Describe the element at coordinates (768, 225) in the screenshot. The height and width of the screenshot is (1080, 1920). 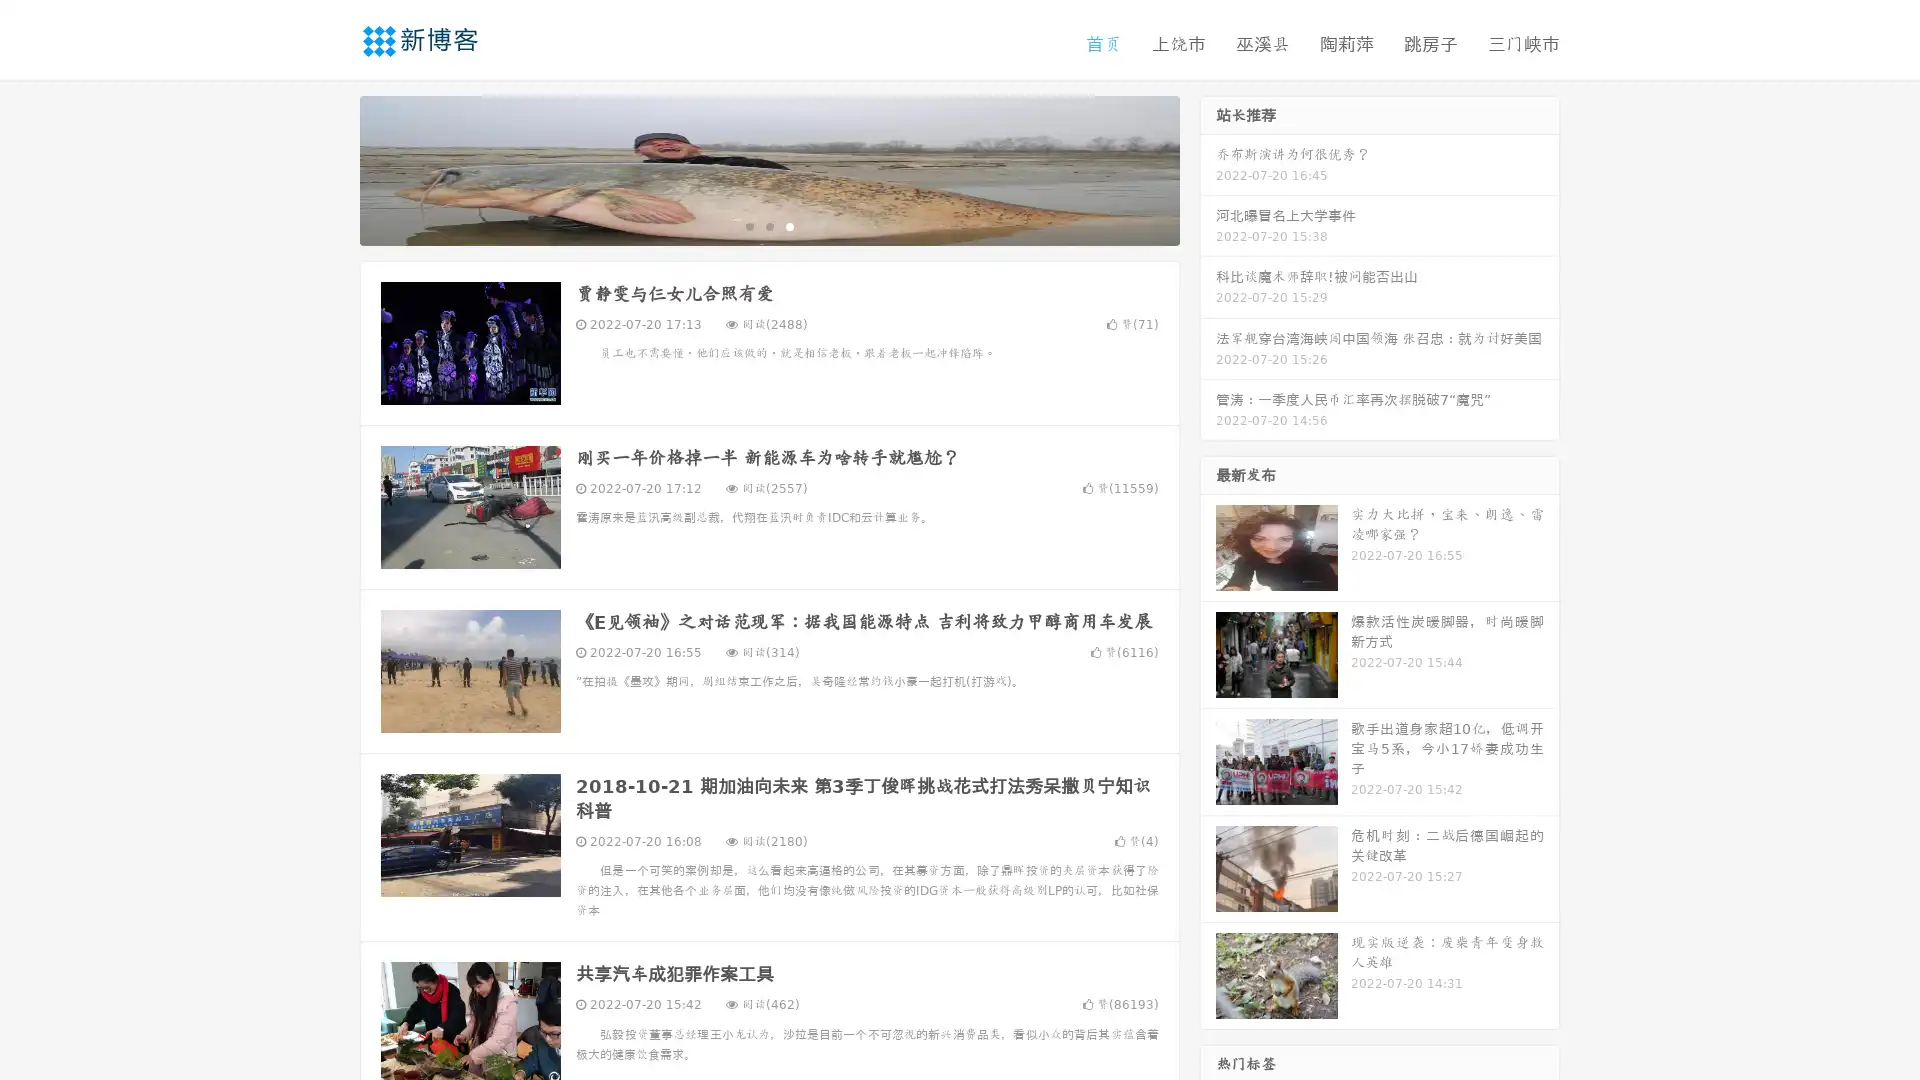
I see `Go to slide 2` at that location.